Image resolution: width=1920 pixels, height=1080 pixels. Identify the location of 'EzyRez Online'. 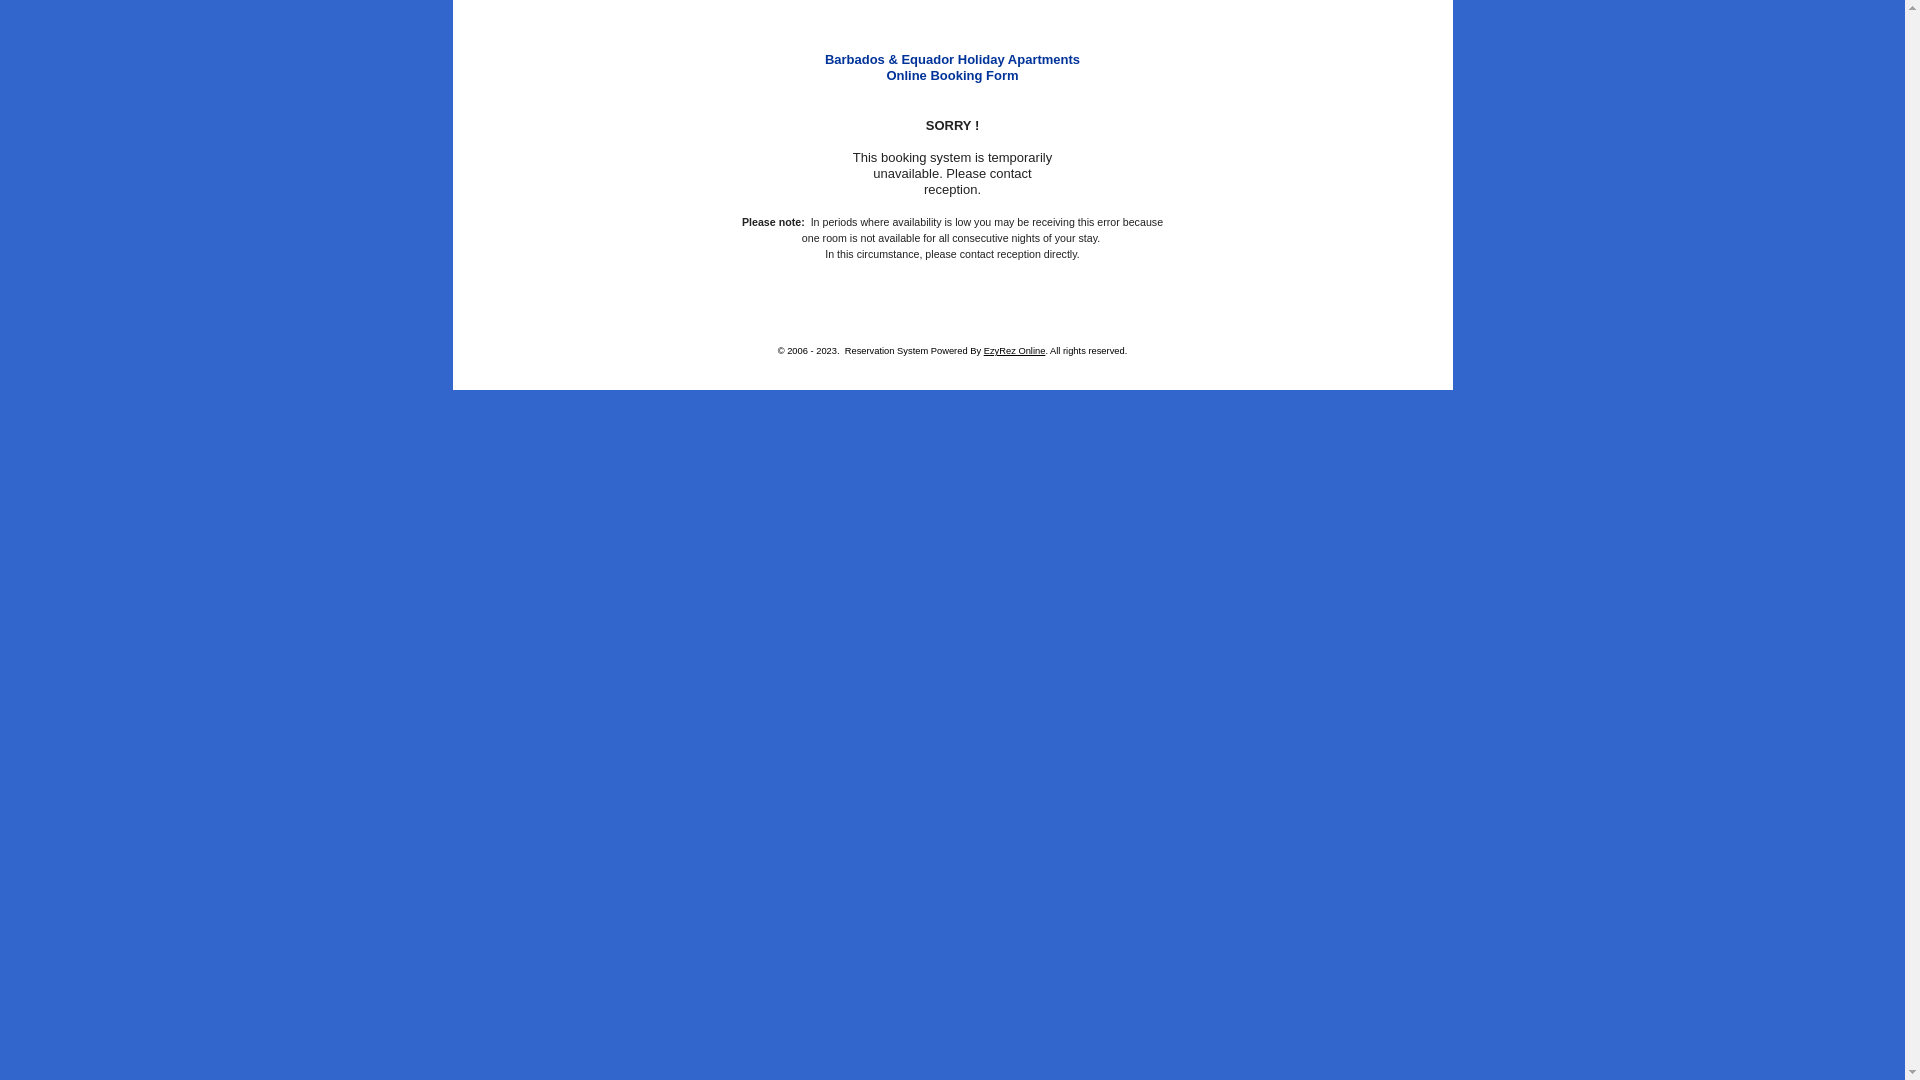
(1014, 350).